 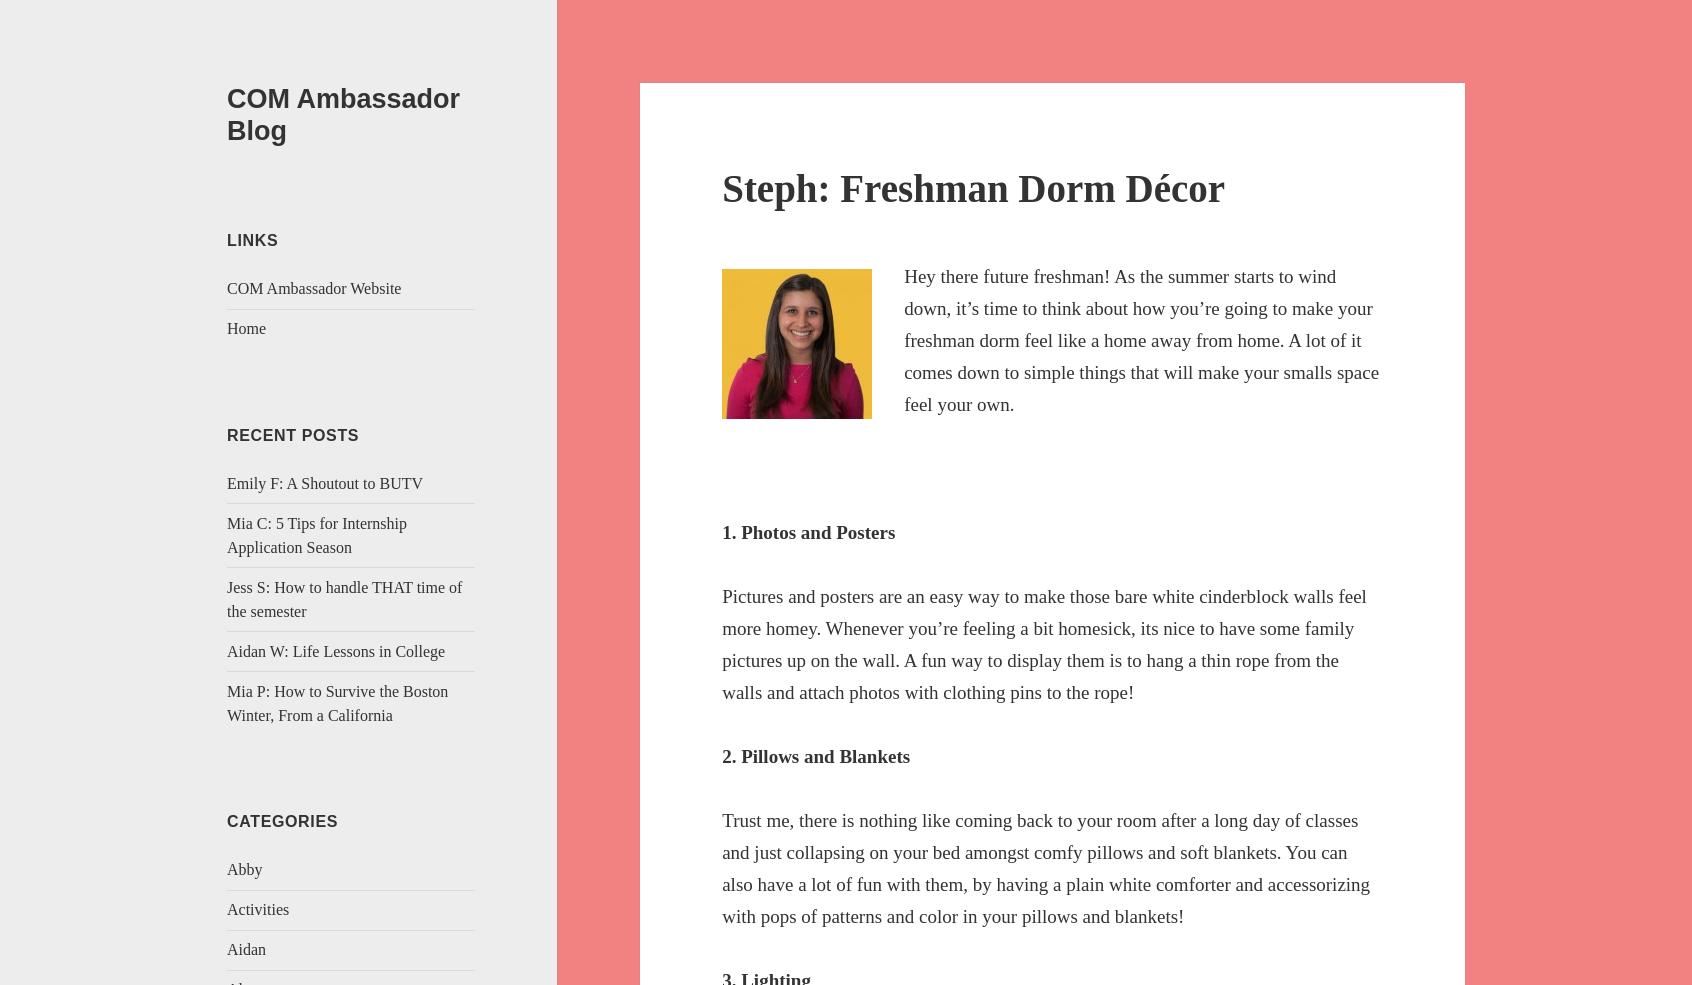 I want to click on 'Mia C: 5 Tips for Internship Application Season', so click(x=316, y=534).